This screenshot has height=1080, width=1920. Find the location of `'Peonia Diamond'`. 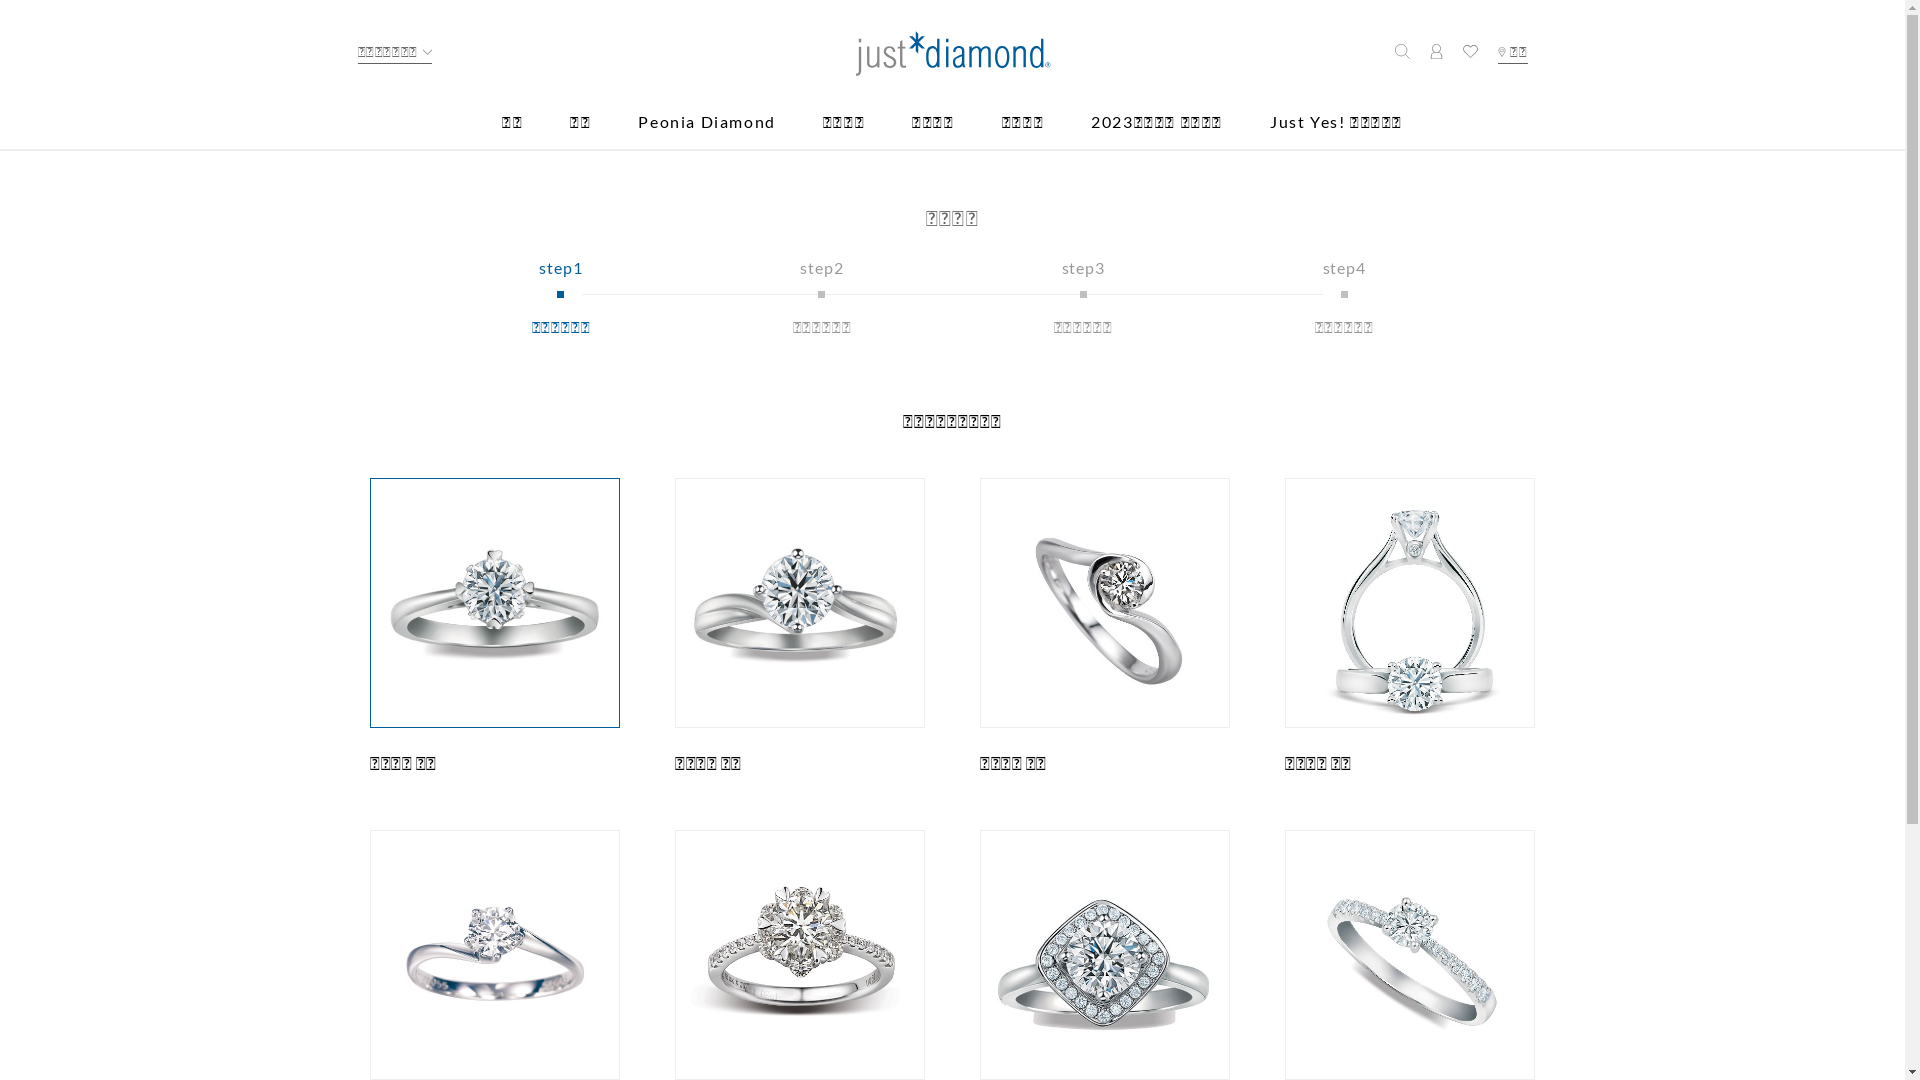

'Peonia Diamond' is located at coordinates (706, 131).